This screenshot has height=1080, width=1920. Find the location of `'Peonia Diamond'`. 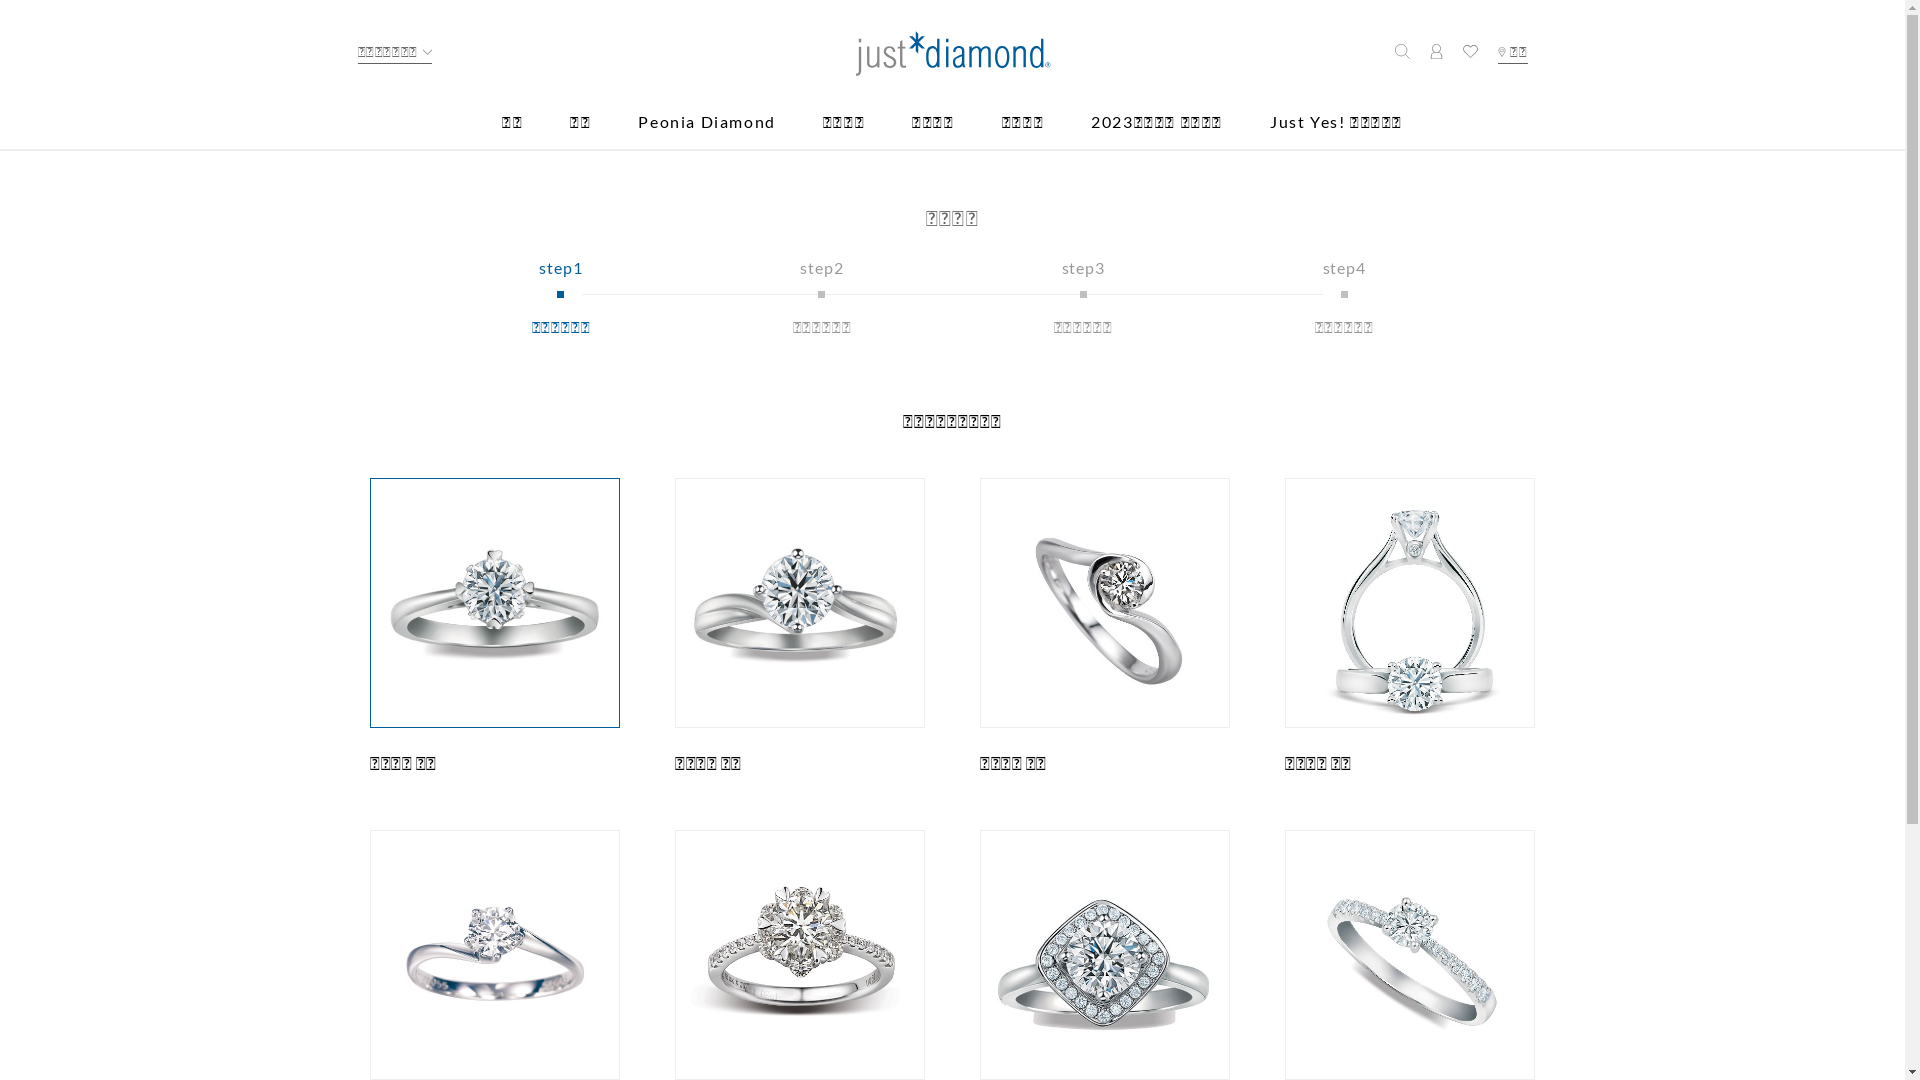

'Peonia Diamond' is located at coordinates (706, 131).